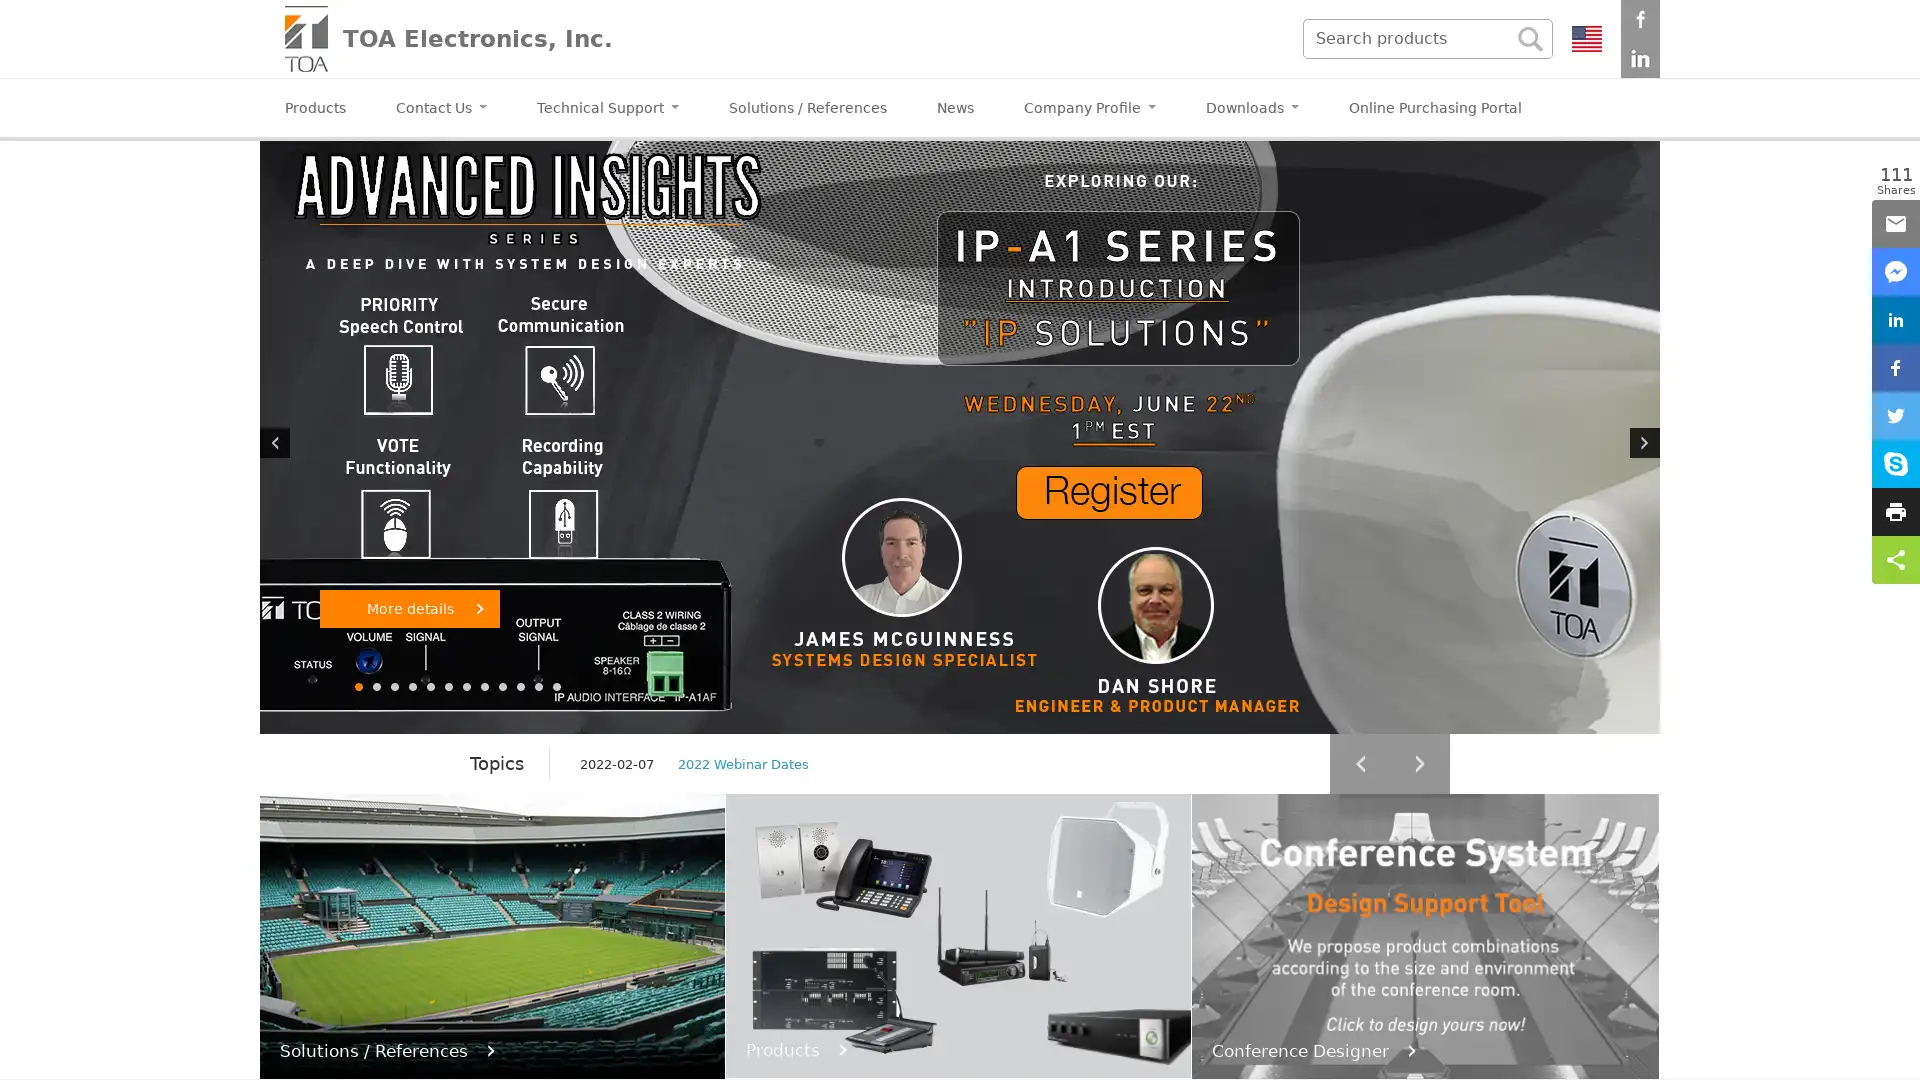 This screenshot has width=1920, height=1080. Describe the element at coordinates (522, 685) in the screenshot. I see `10` at that location.